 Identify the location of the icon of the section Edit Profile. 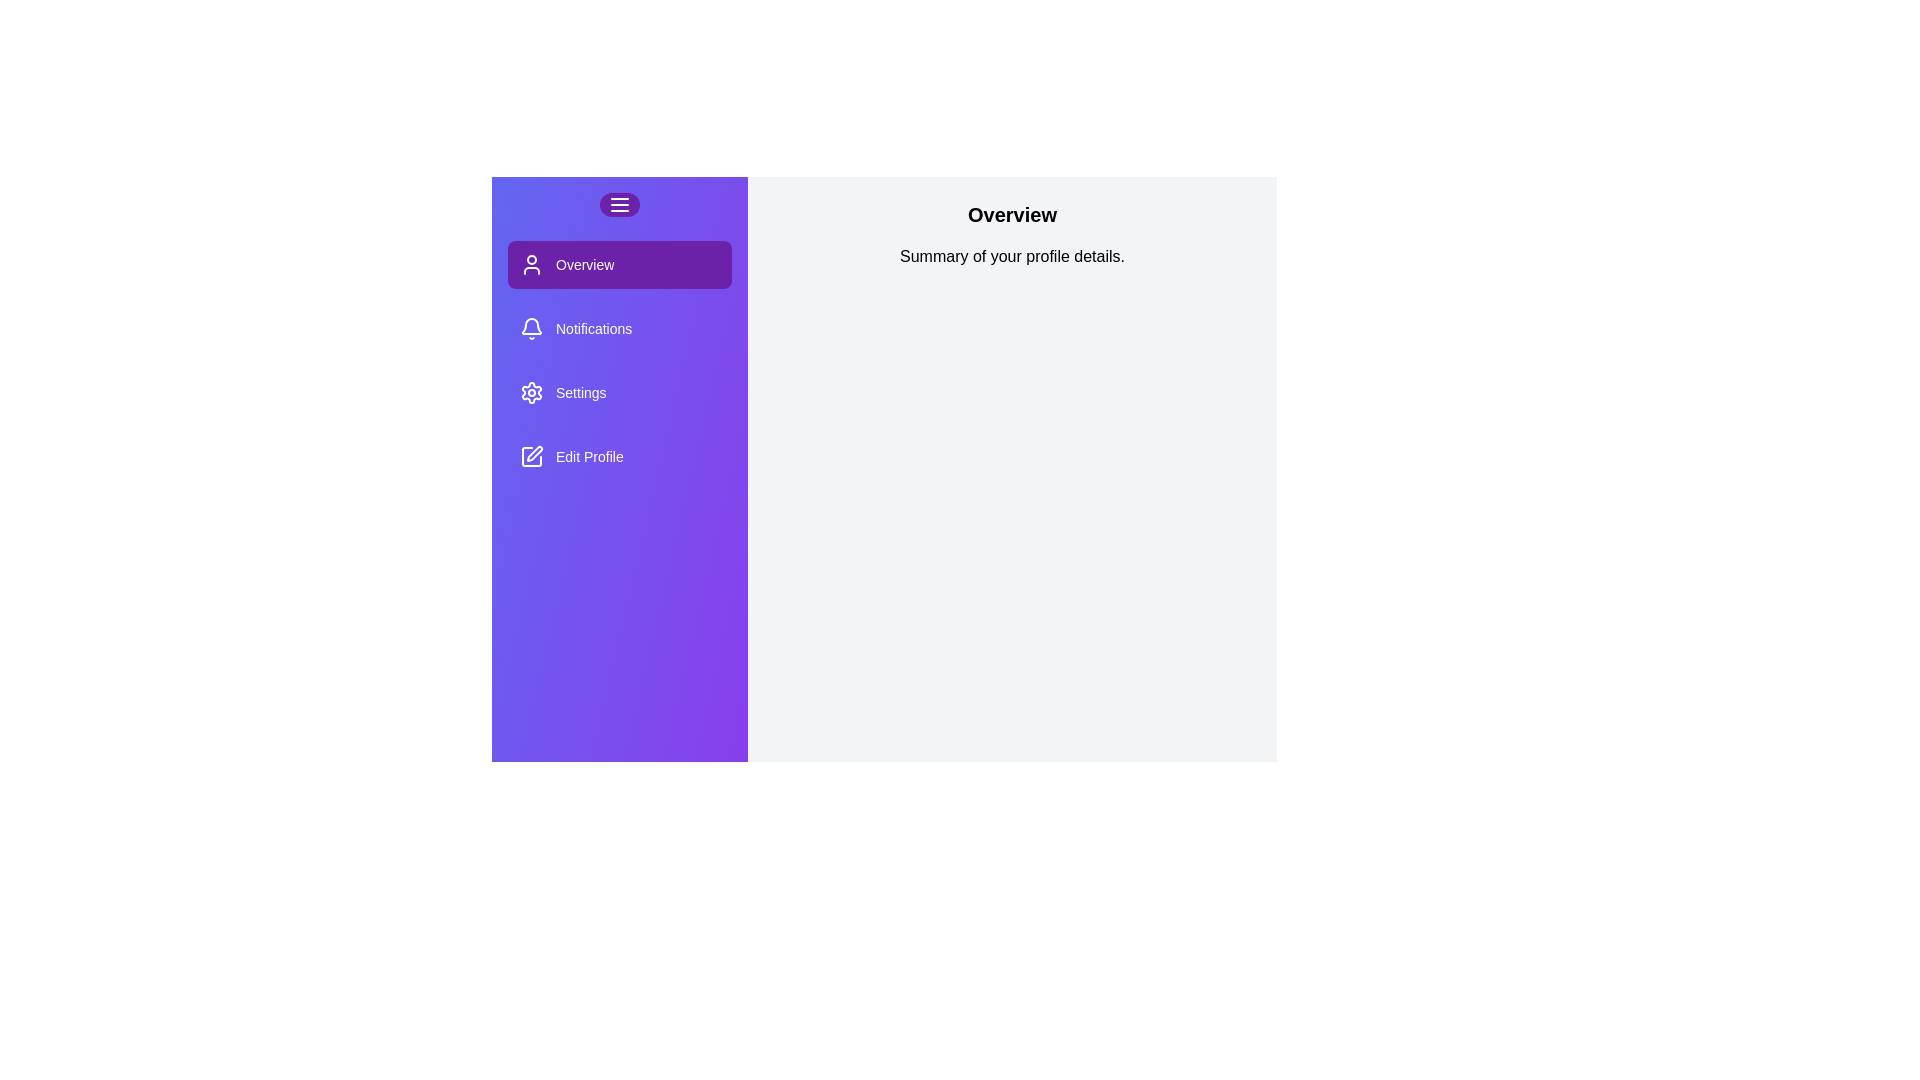
(532, 456).